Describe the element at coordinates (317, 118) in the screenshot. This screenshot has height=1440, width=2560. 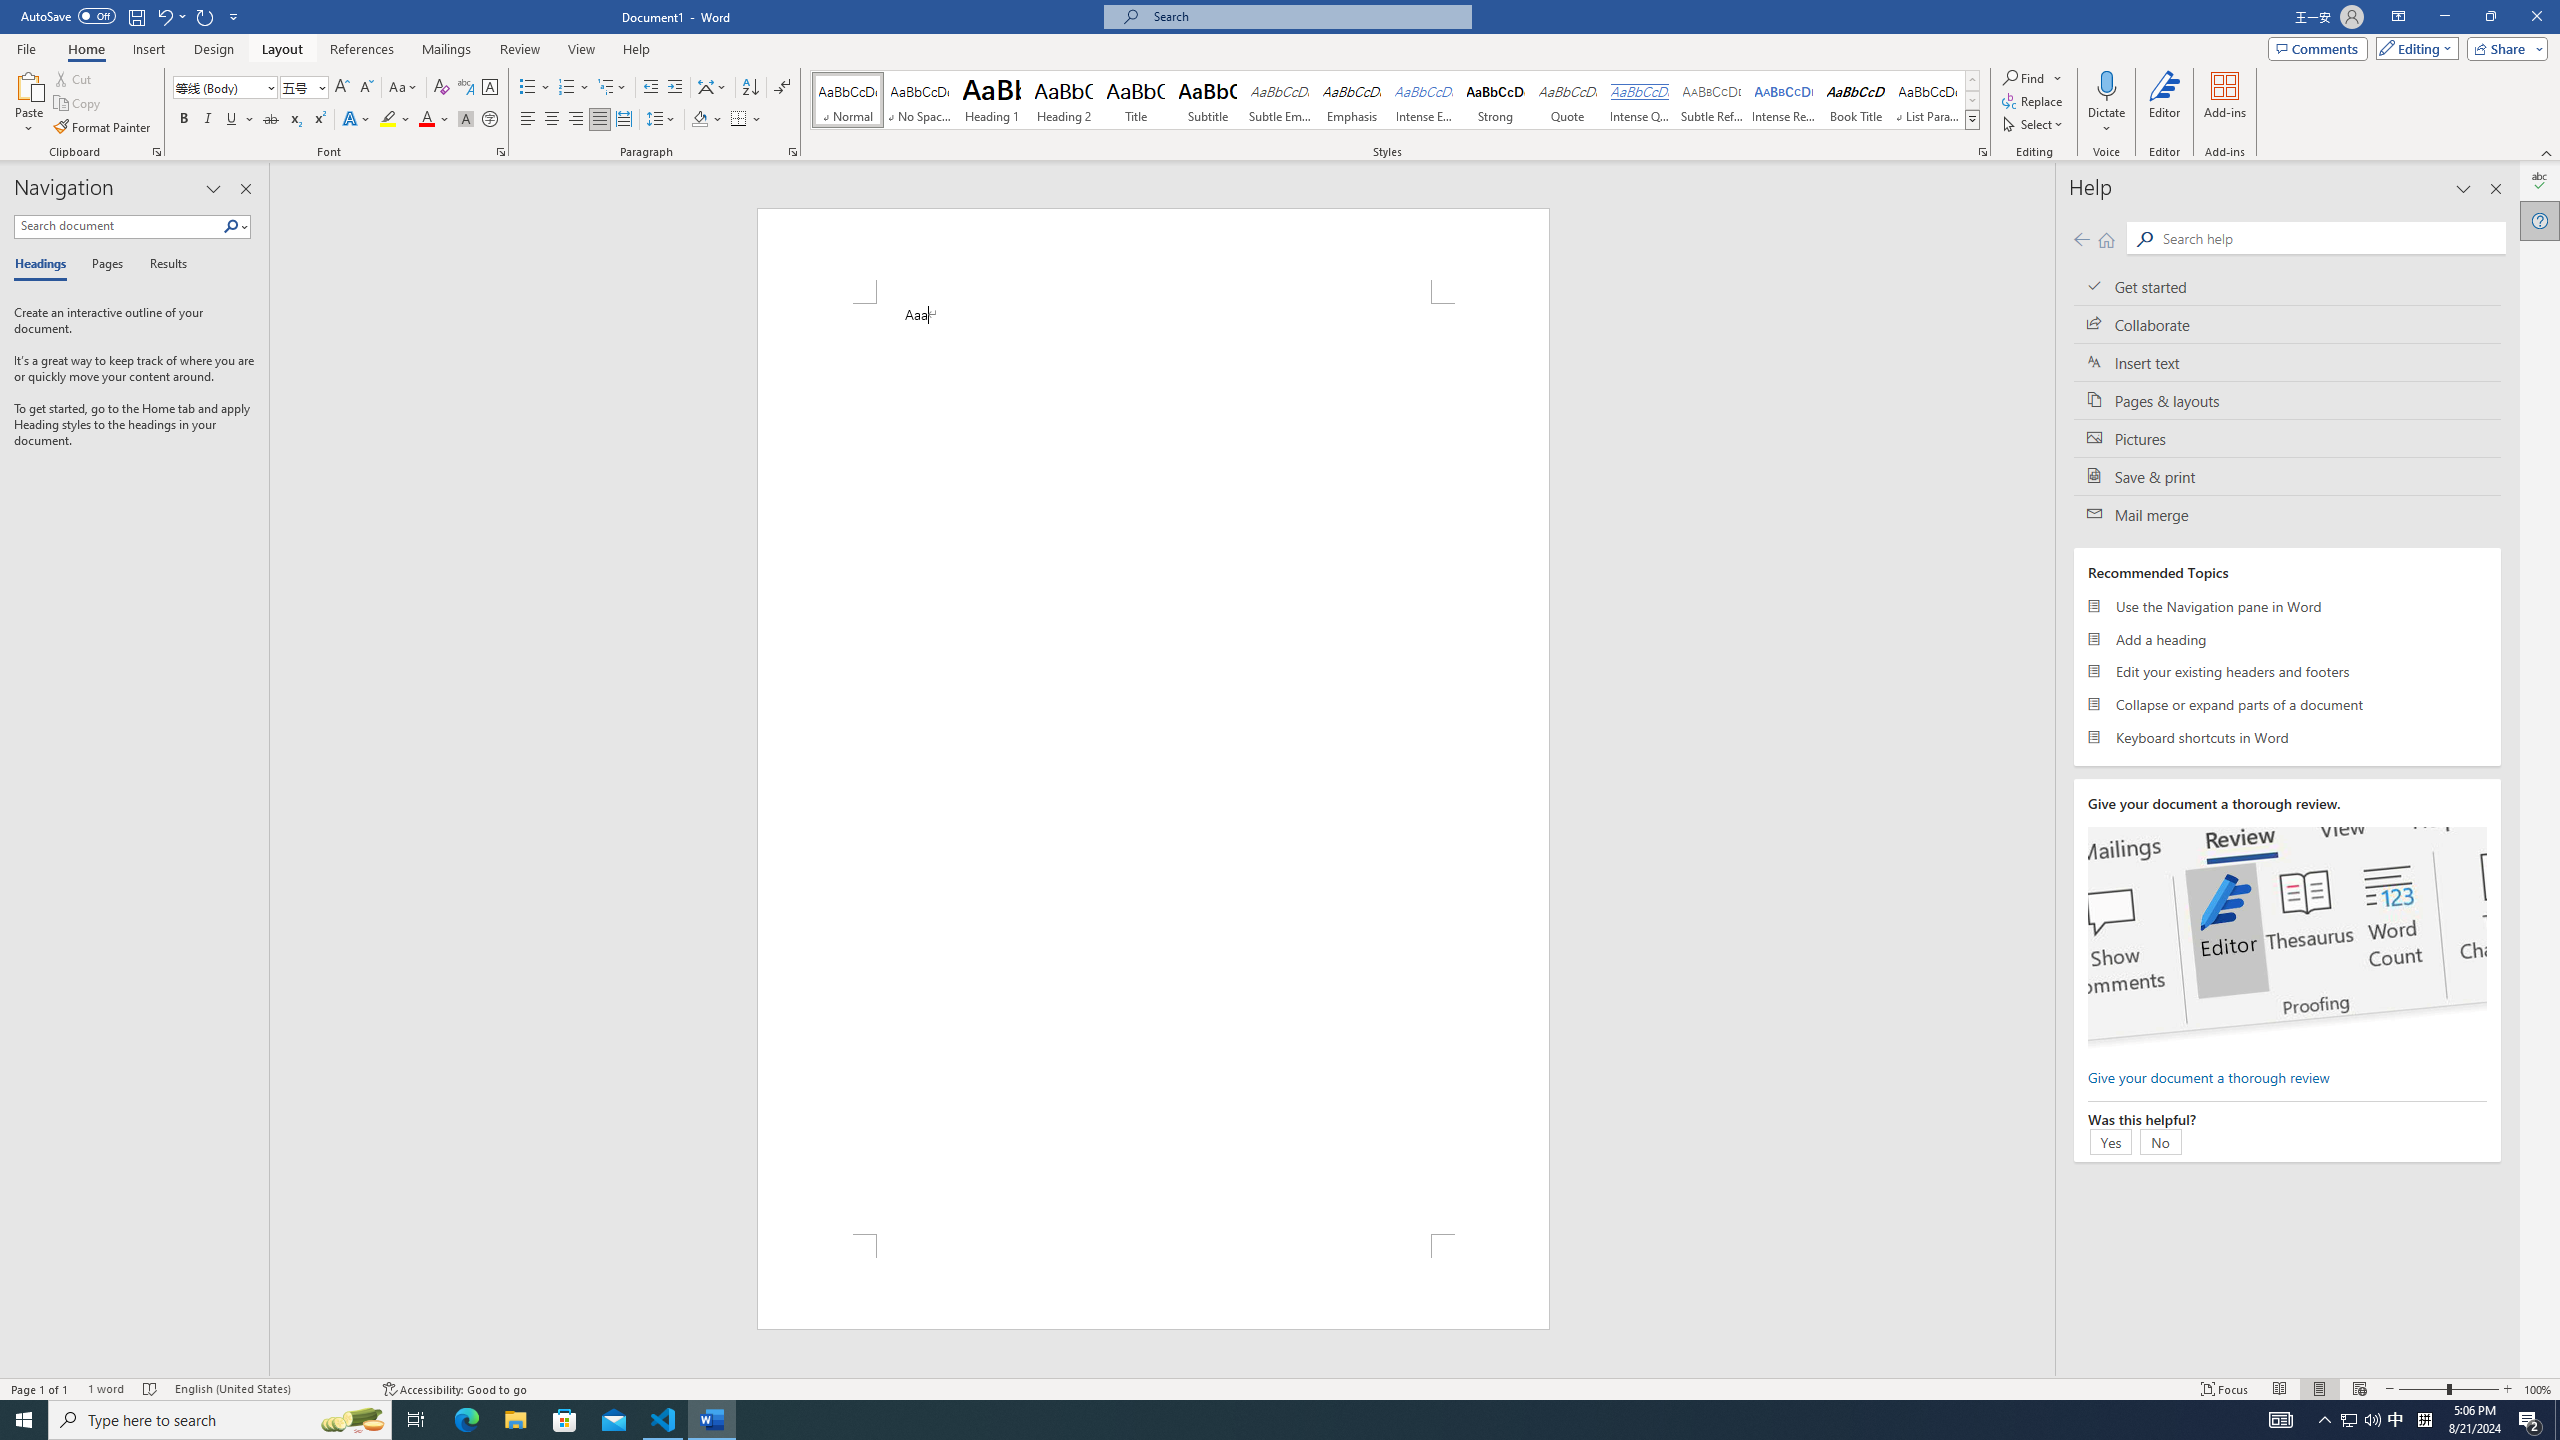
I see `'Superscript'` at that location.